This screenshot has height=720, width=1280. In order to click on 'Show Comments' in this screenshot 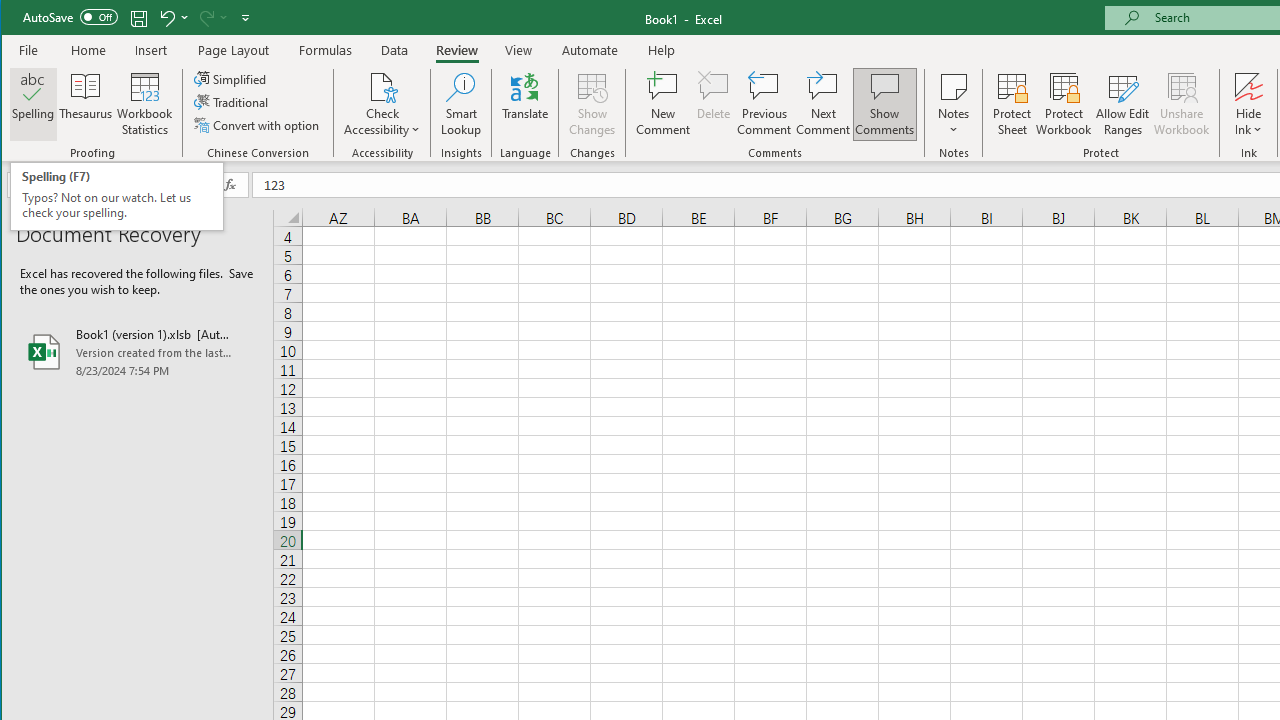, I will do `click(883, 104)`.